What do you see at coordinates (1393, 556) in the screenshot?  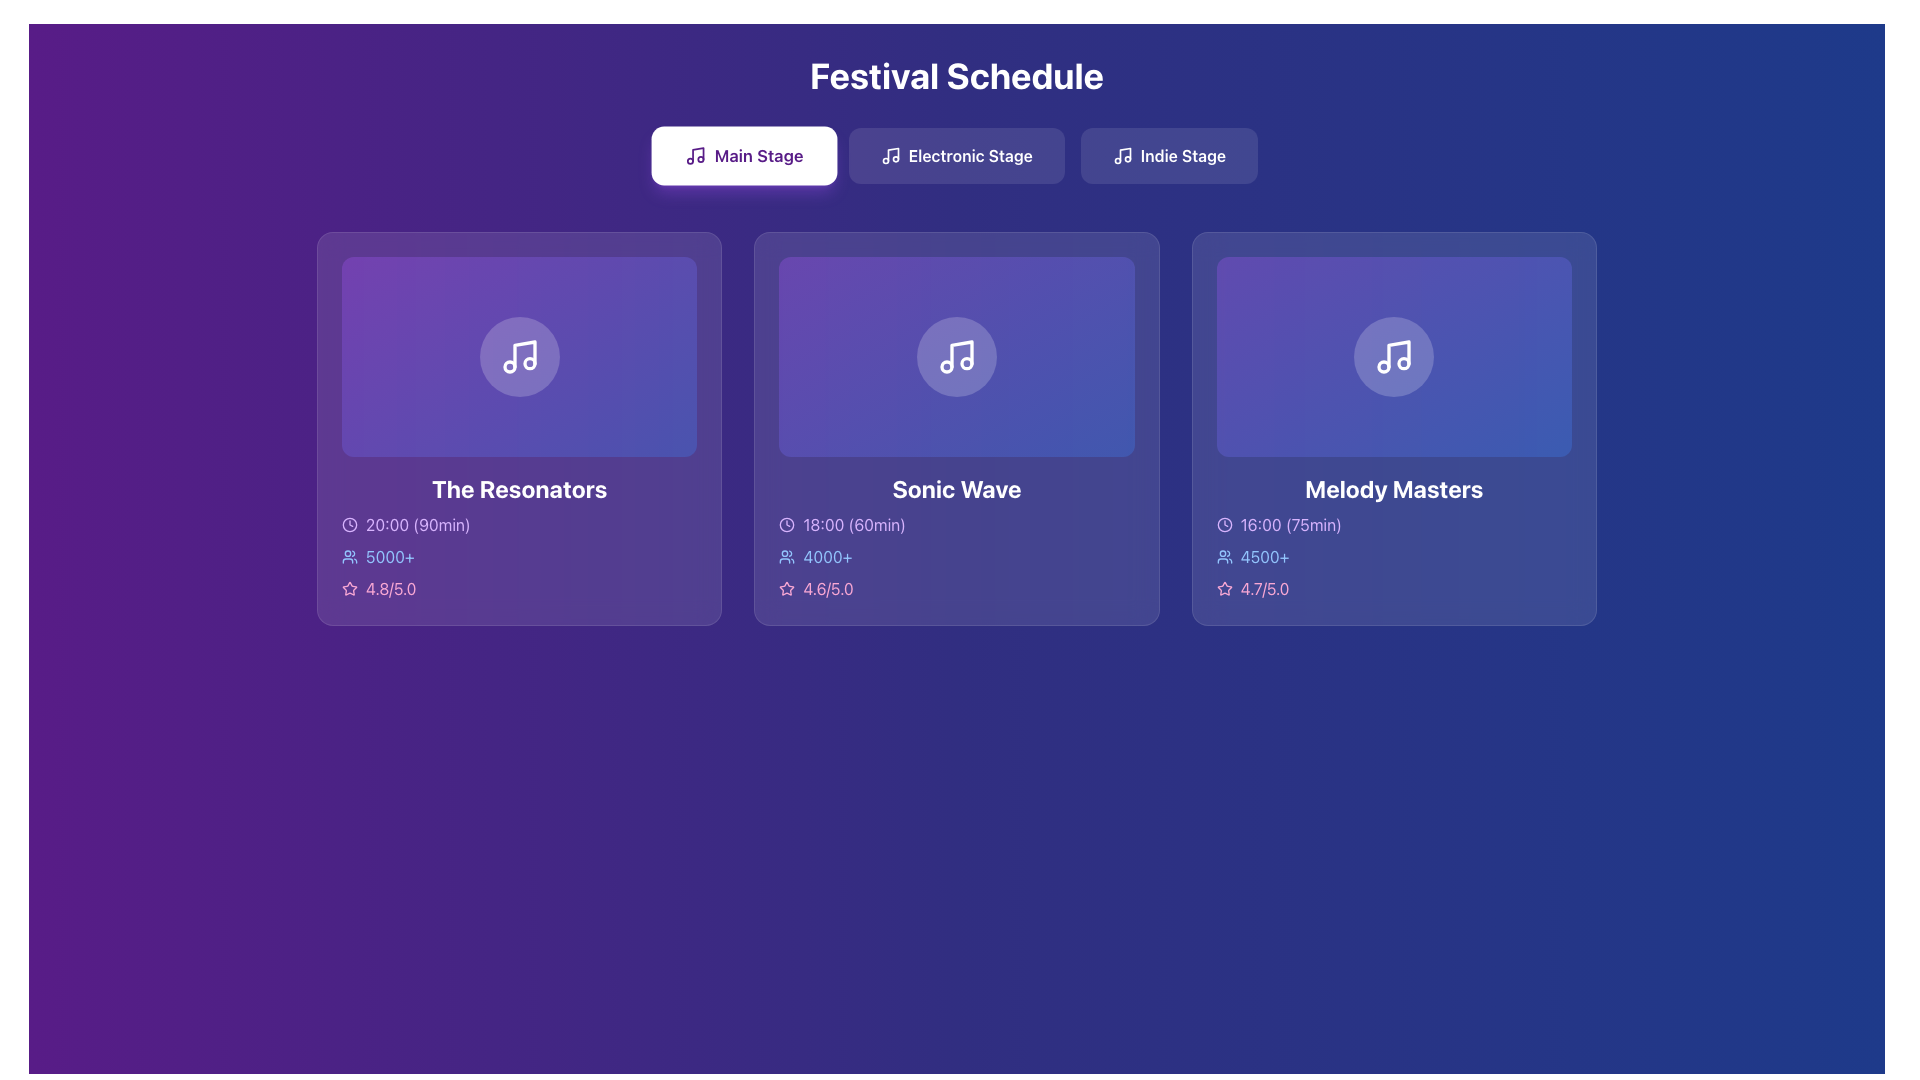 I see `the Information Card Segment displaying '16:00 (75min)', '4500+', and '4.7/5.0', located in the bottom-right section of the 'Melody Masters' card` at bounding box center [1393, 556].